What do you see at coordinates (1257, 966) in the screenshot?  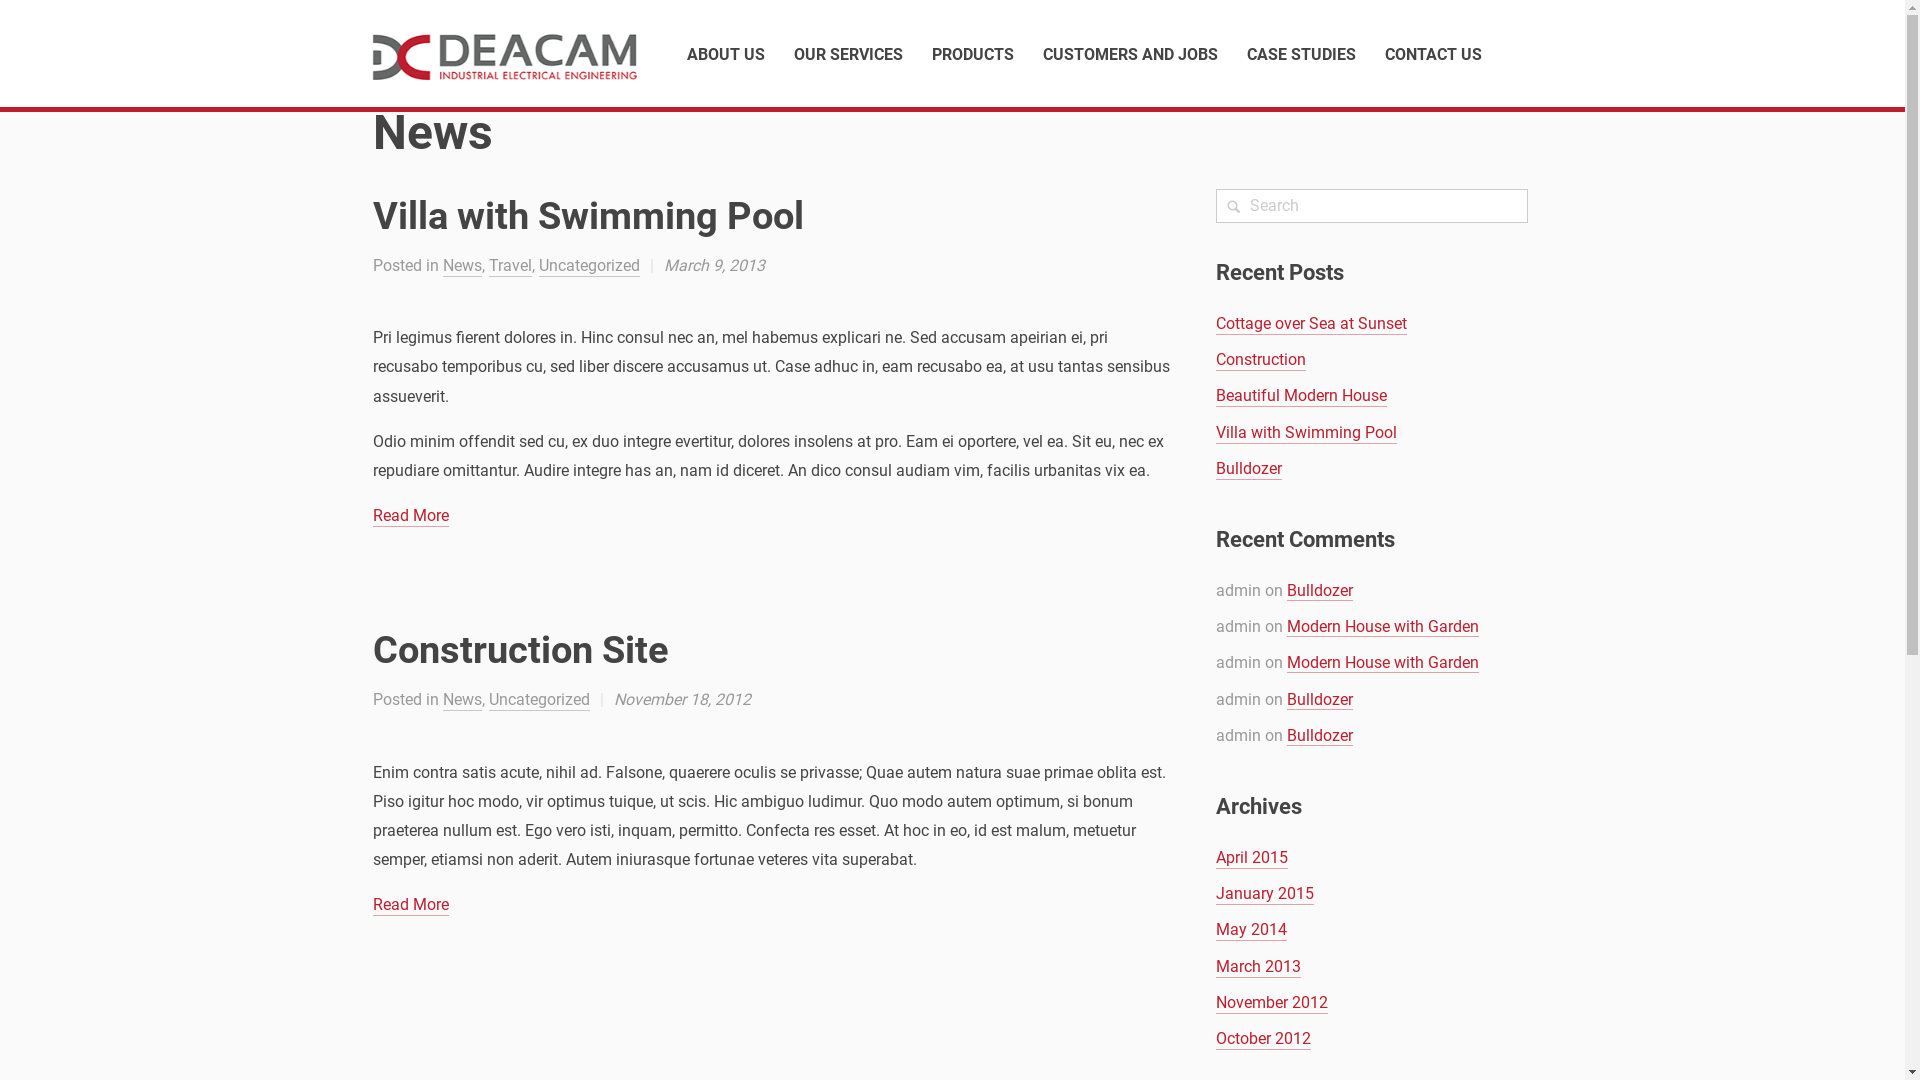 I see `'March 2013'` at bounding box center [1257, 966].